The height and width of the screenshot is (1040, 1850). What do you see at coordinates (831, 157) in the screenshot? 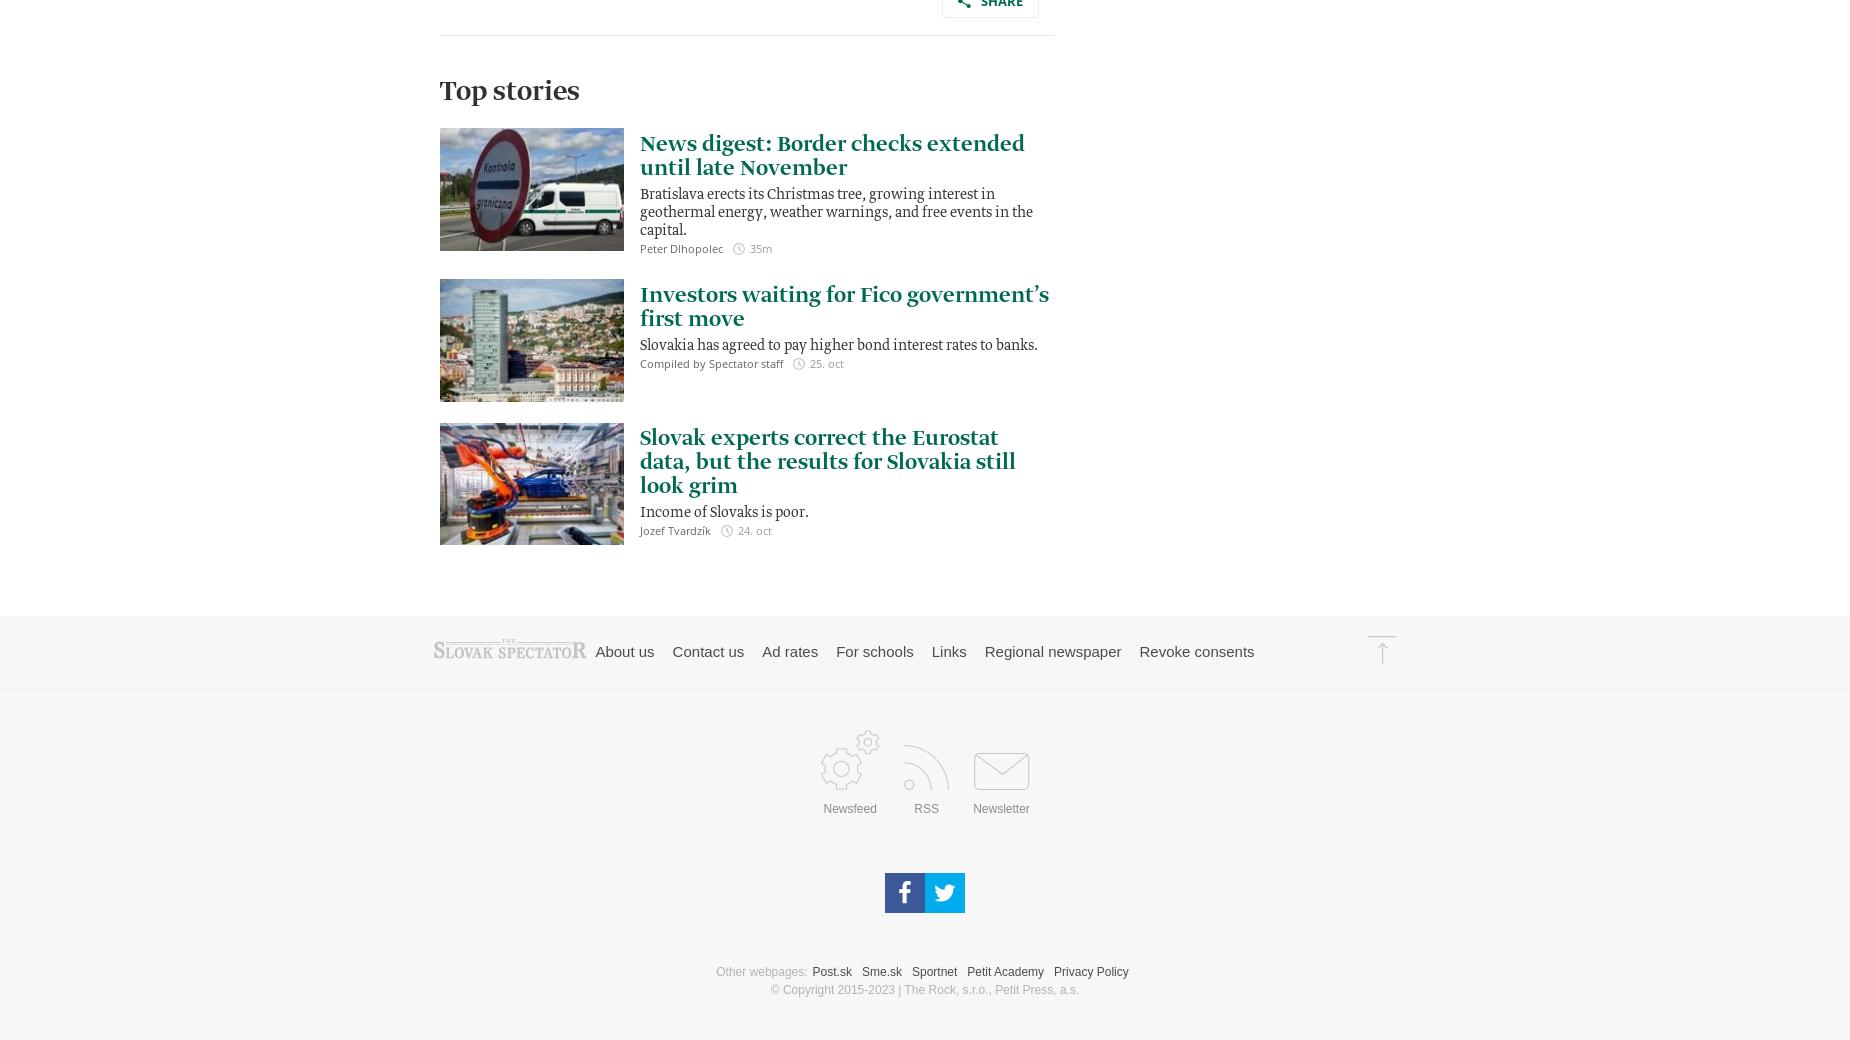
I see `'News digest: Border checks extended until late November'` at bounding box center [831, 157].